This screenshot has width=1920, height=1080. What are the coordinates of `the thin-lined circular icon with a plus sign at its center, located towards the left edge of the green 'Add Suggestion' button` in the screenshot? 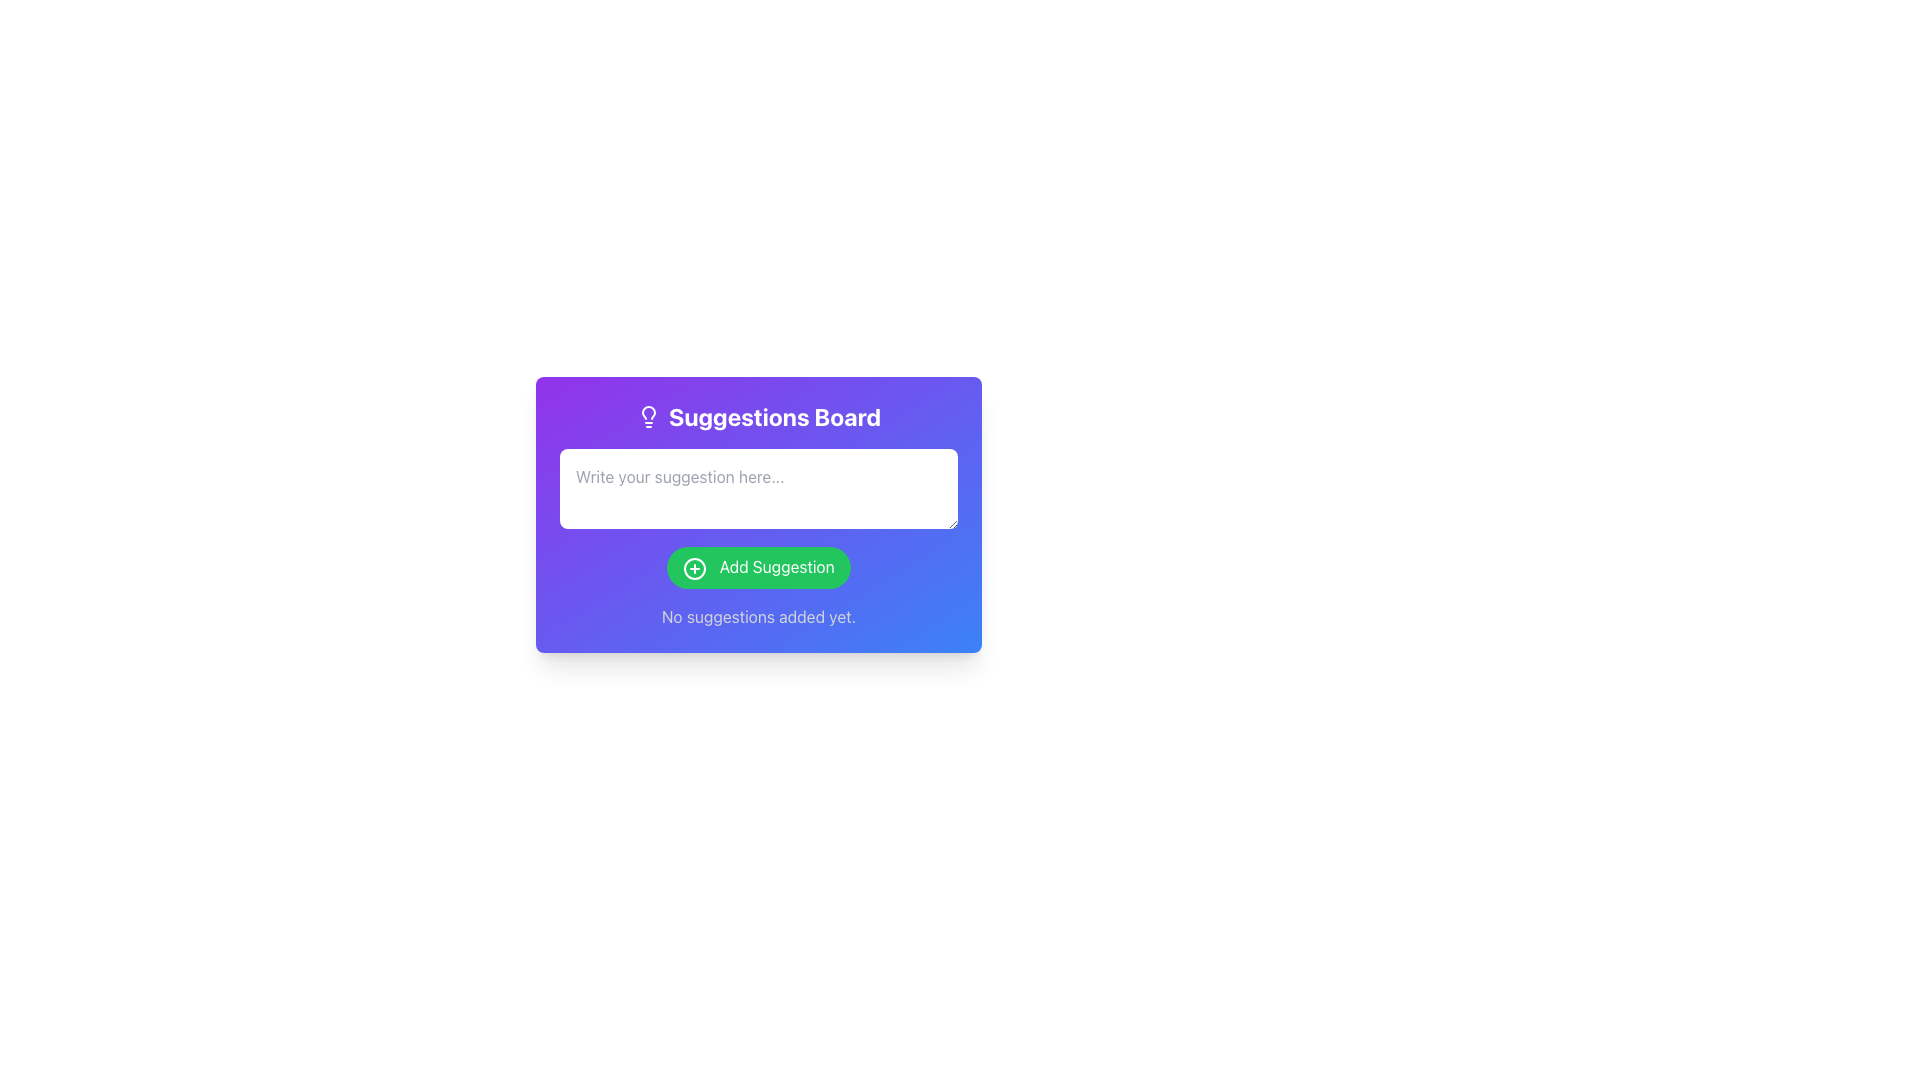 It's located at (695, 568).